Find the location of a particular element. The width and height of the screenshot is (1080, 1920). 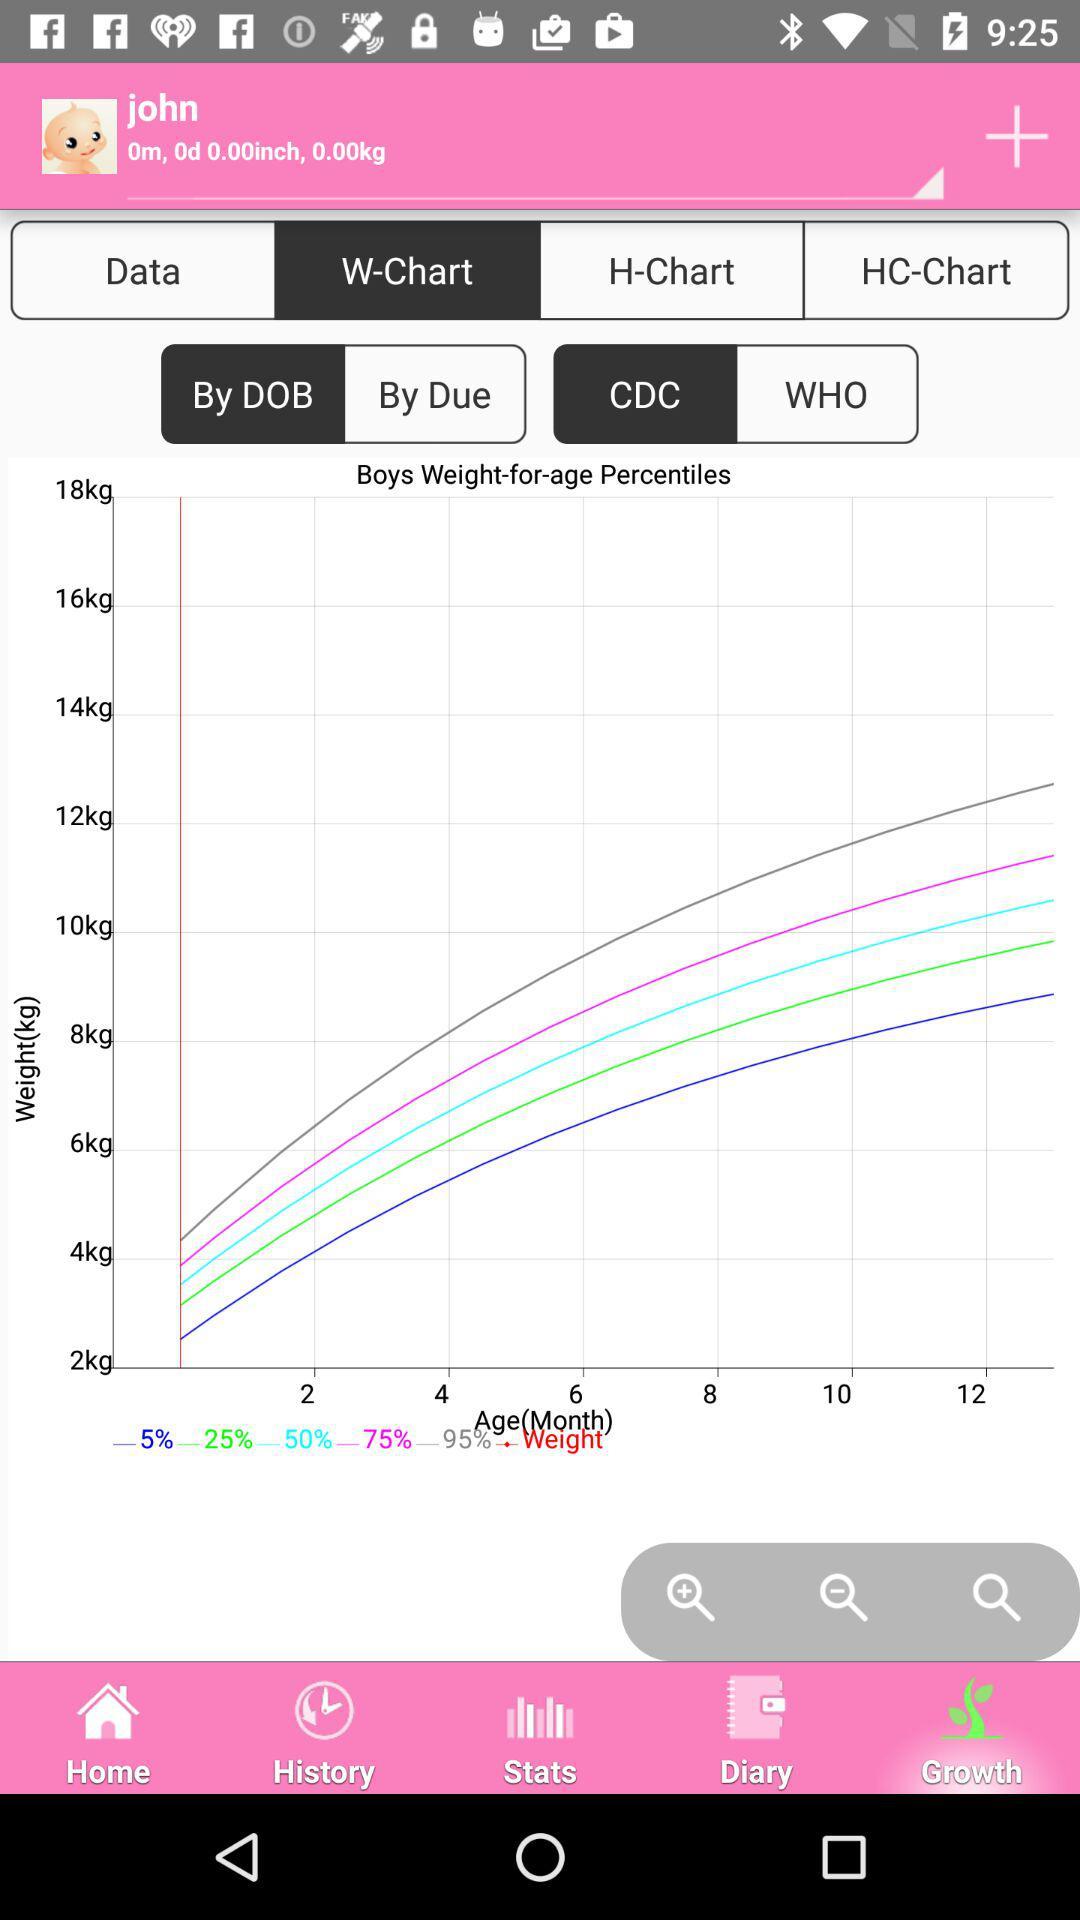

the by dob item is located at coordinates (252, 394).